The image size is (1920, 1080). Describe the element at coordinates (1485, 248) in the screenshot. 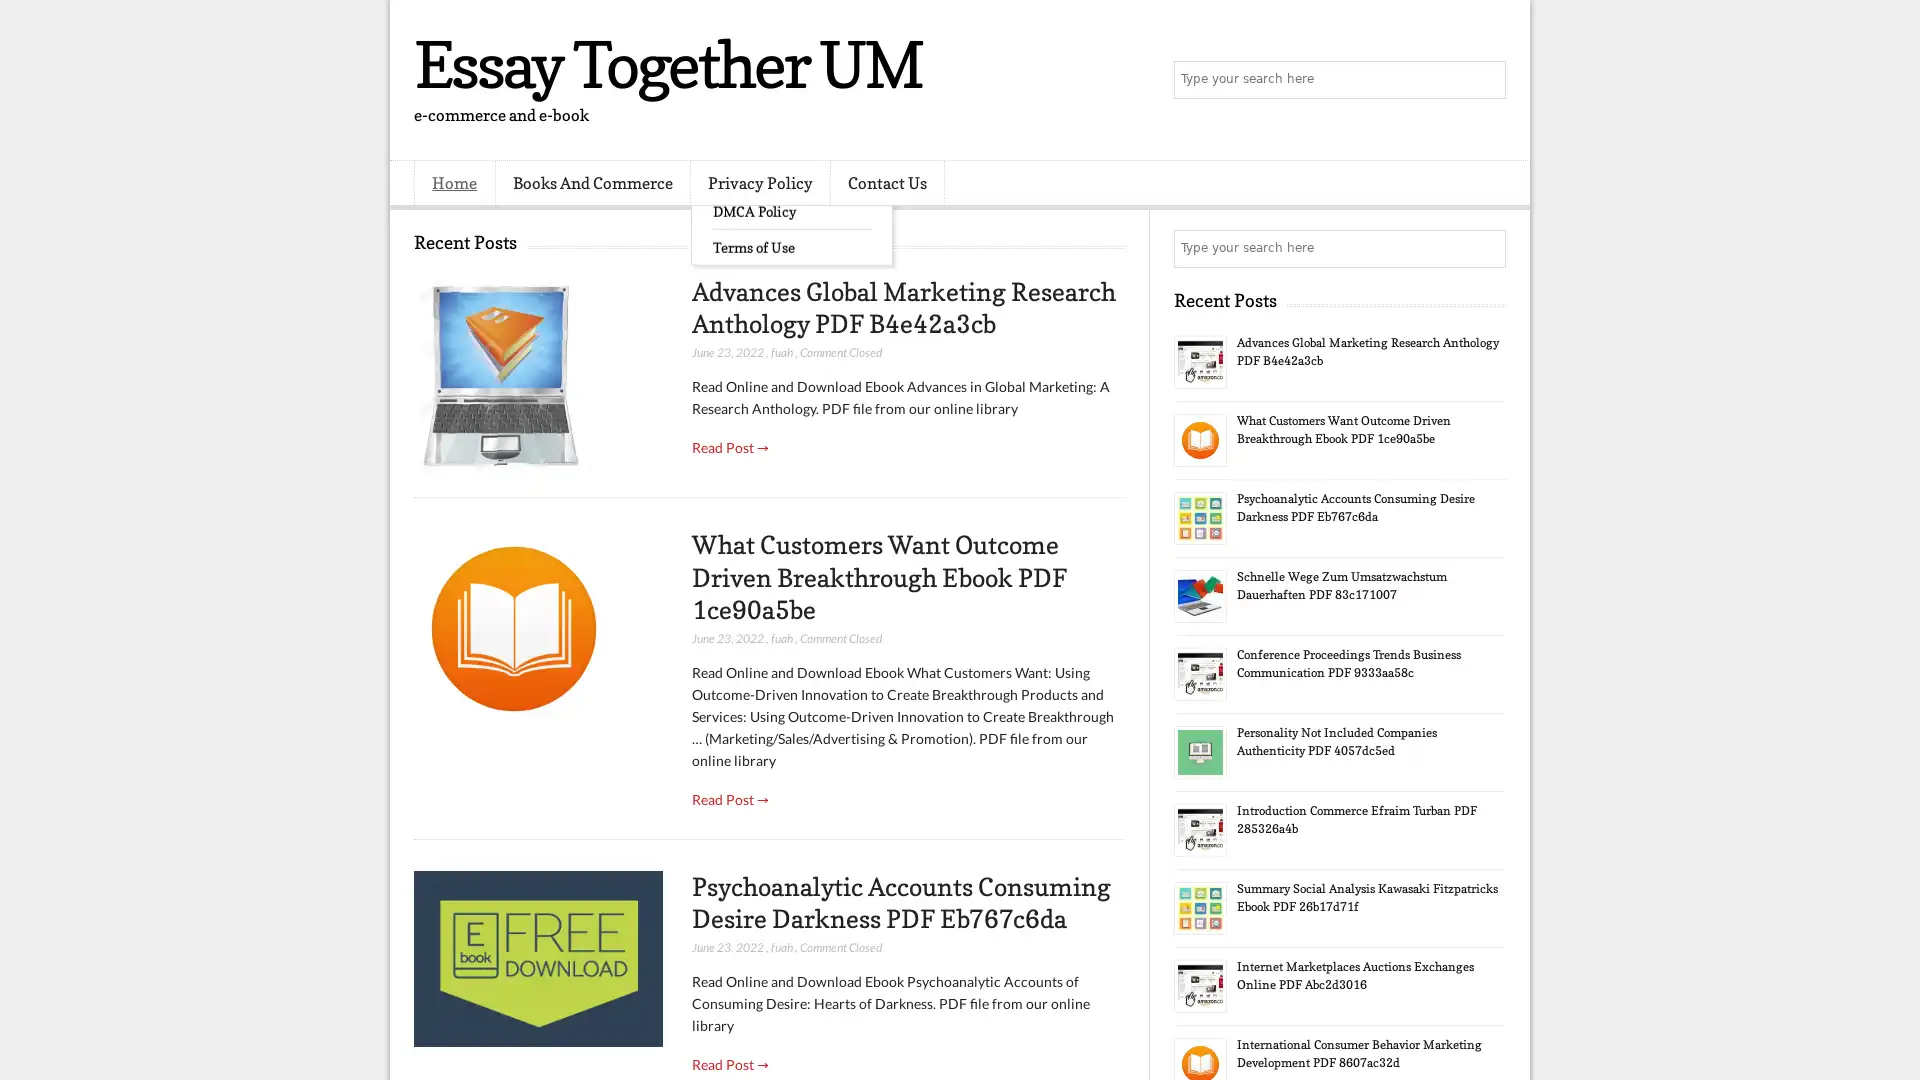

I see `Search` at that location.